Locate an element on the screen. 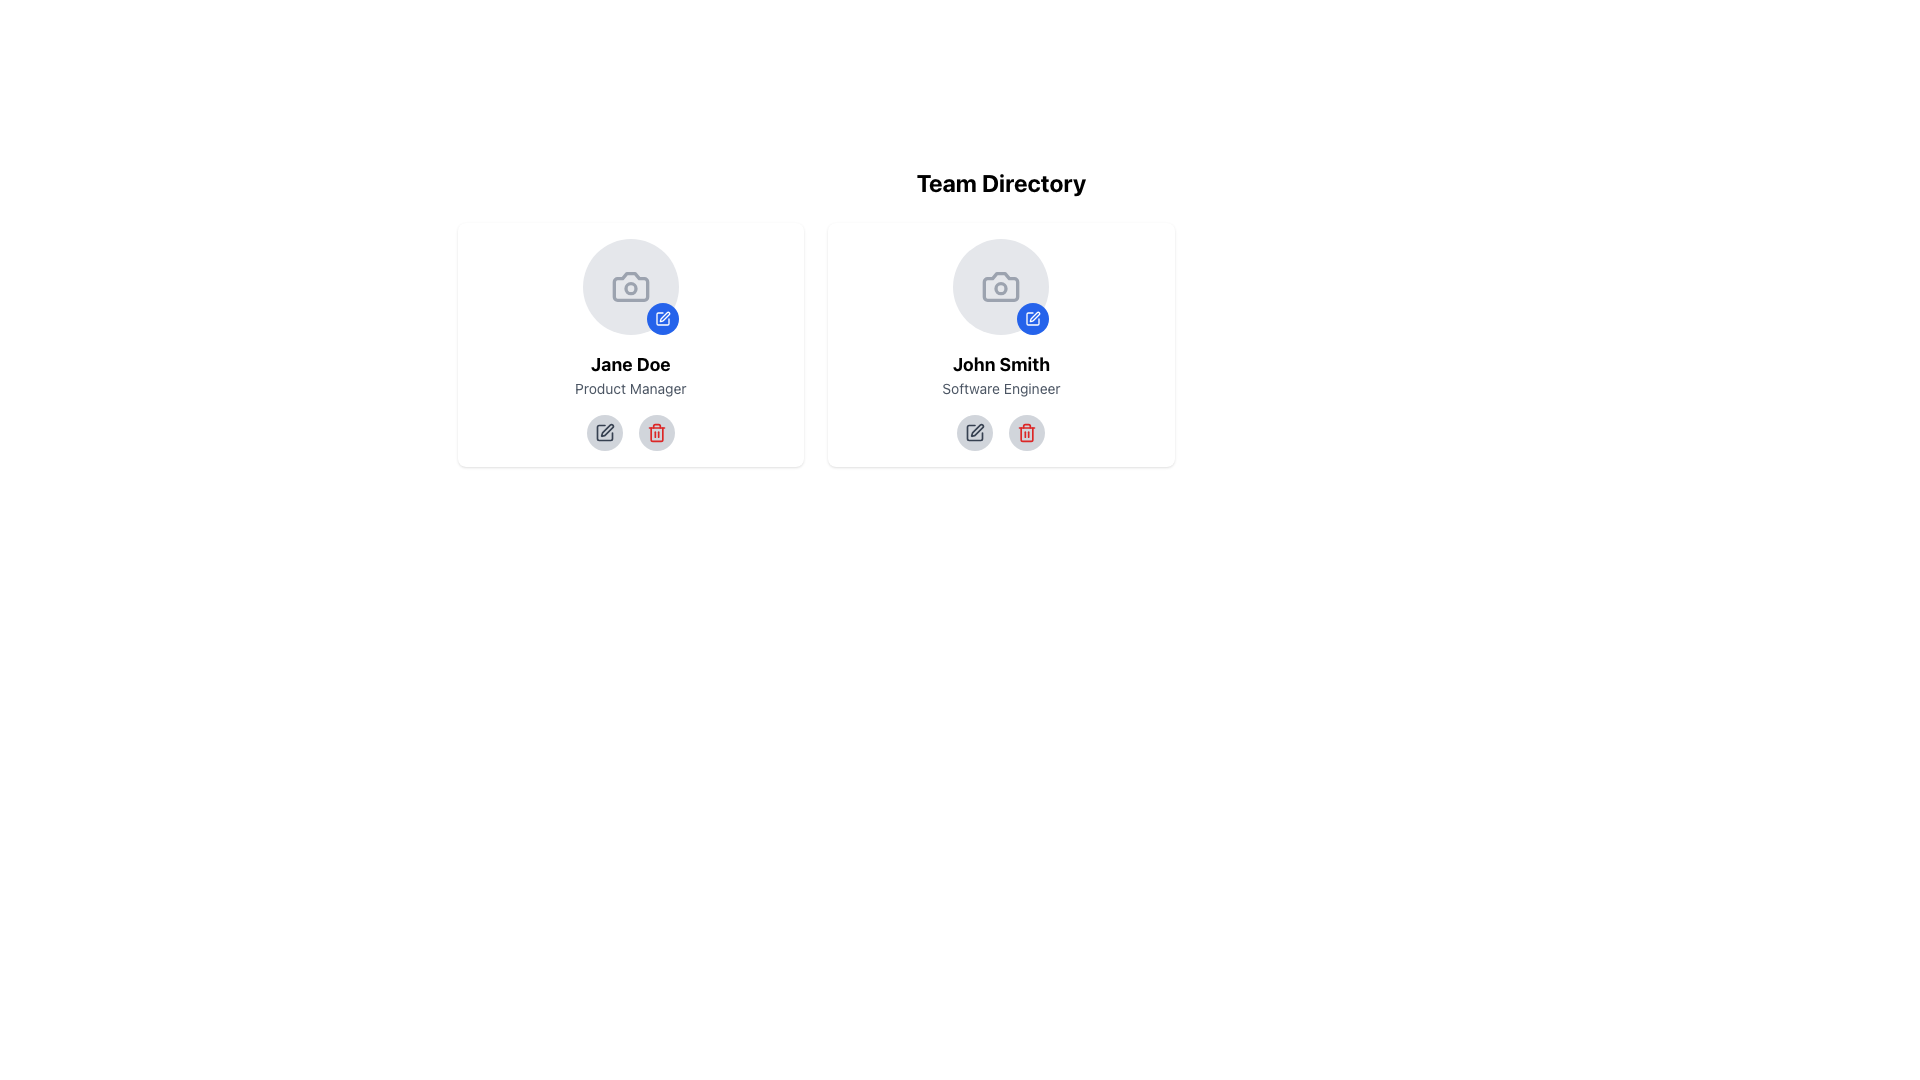 The height and width of the screenshot is (1080, 1920). the edit button located under 'Jane Doe's profile is located at coordinates (603, 431).